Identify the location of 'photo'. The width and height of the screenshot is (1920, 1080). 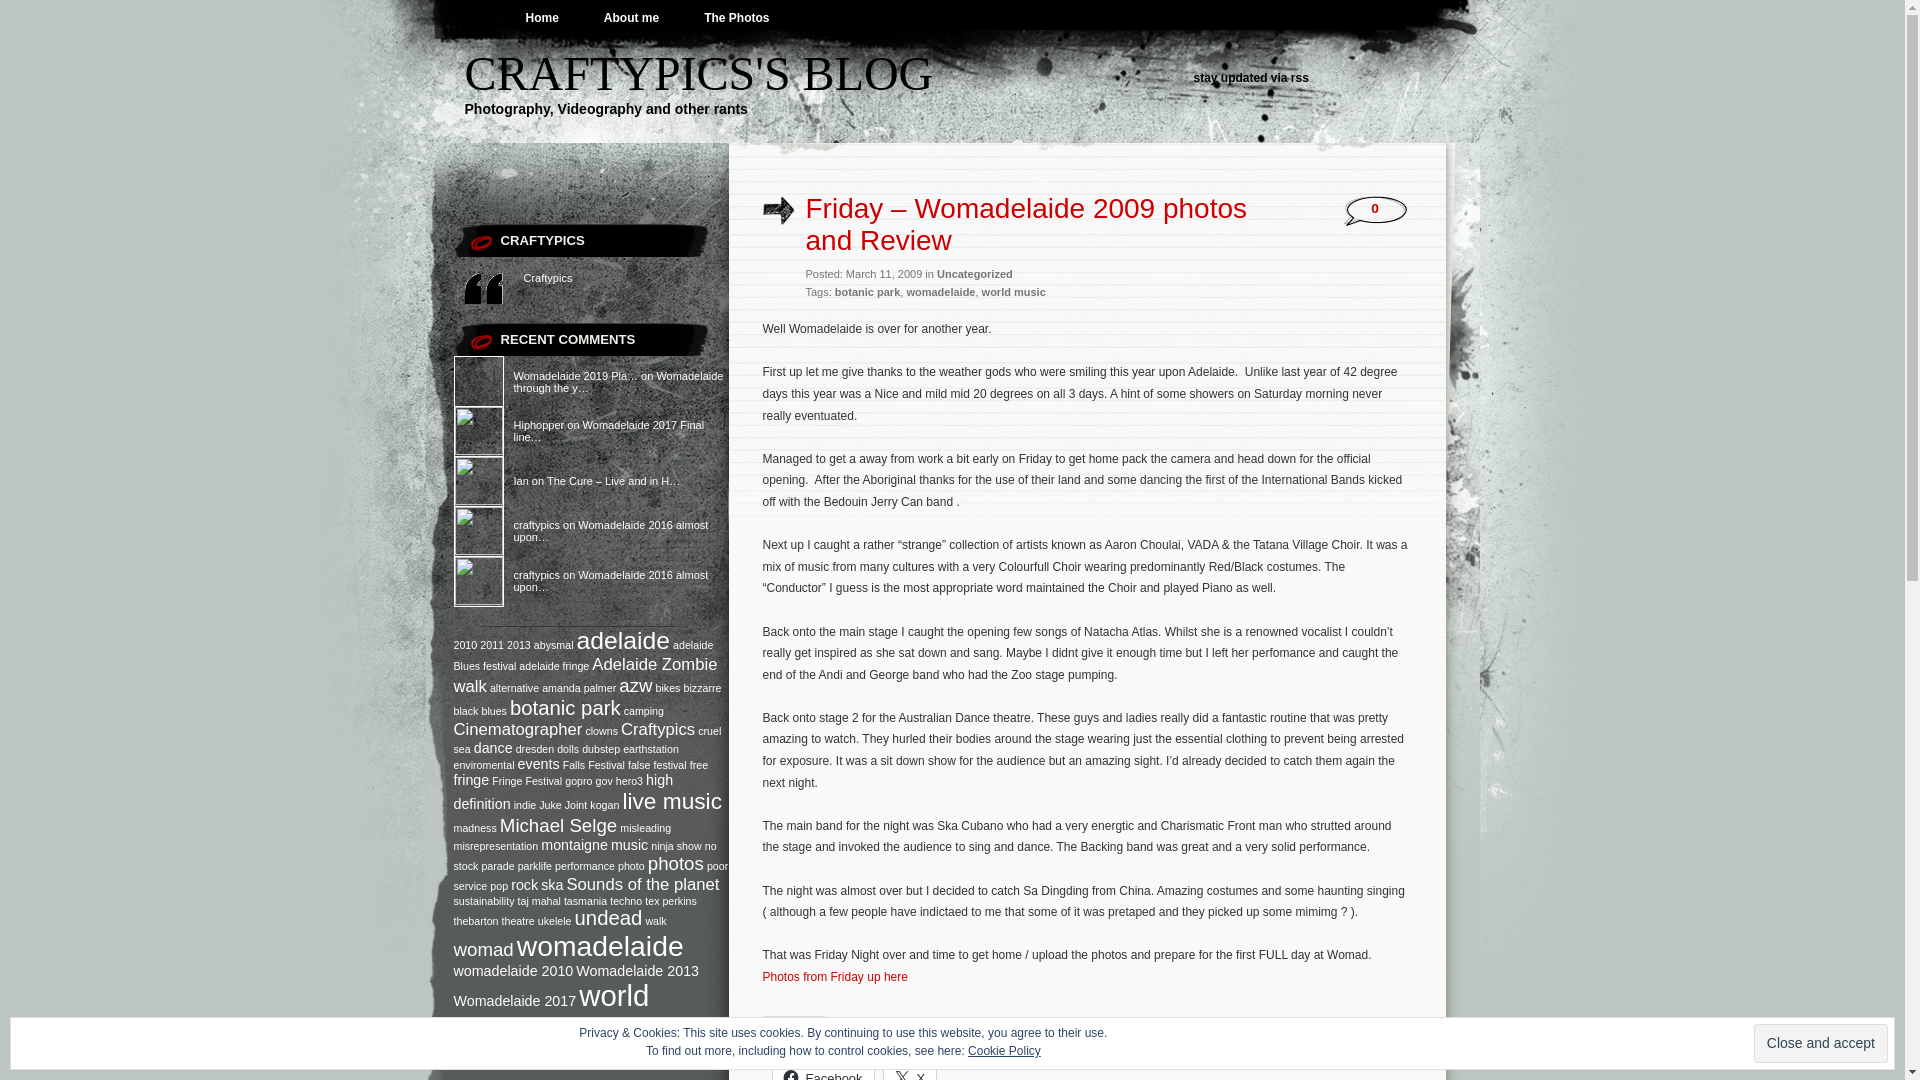
(630, 865).